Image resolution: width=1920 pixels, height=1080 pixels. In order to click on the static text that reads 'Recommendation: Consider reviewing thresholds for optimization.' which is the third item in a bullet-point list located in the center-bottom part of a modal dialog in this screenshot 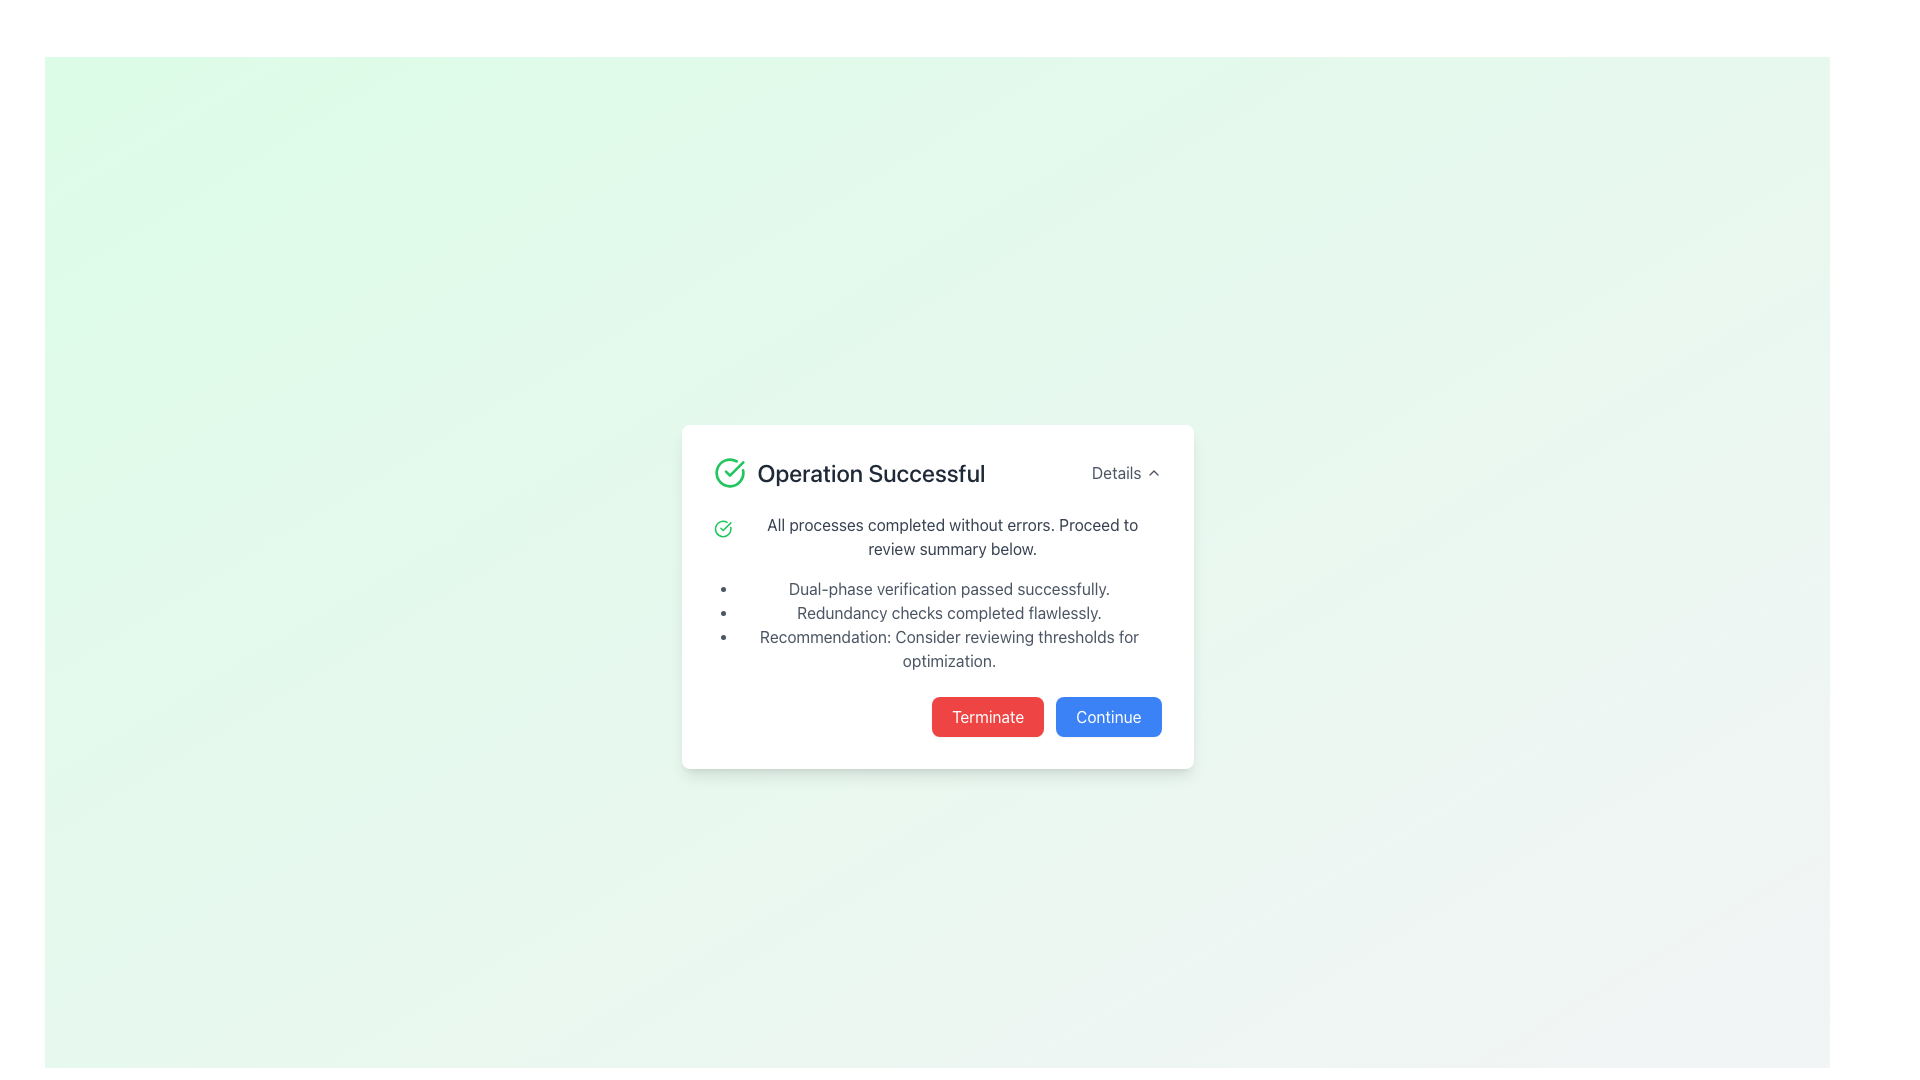, I will do `click(948, 648)`.